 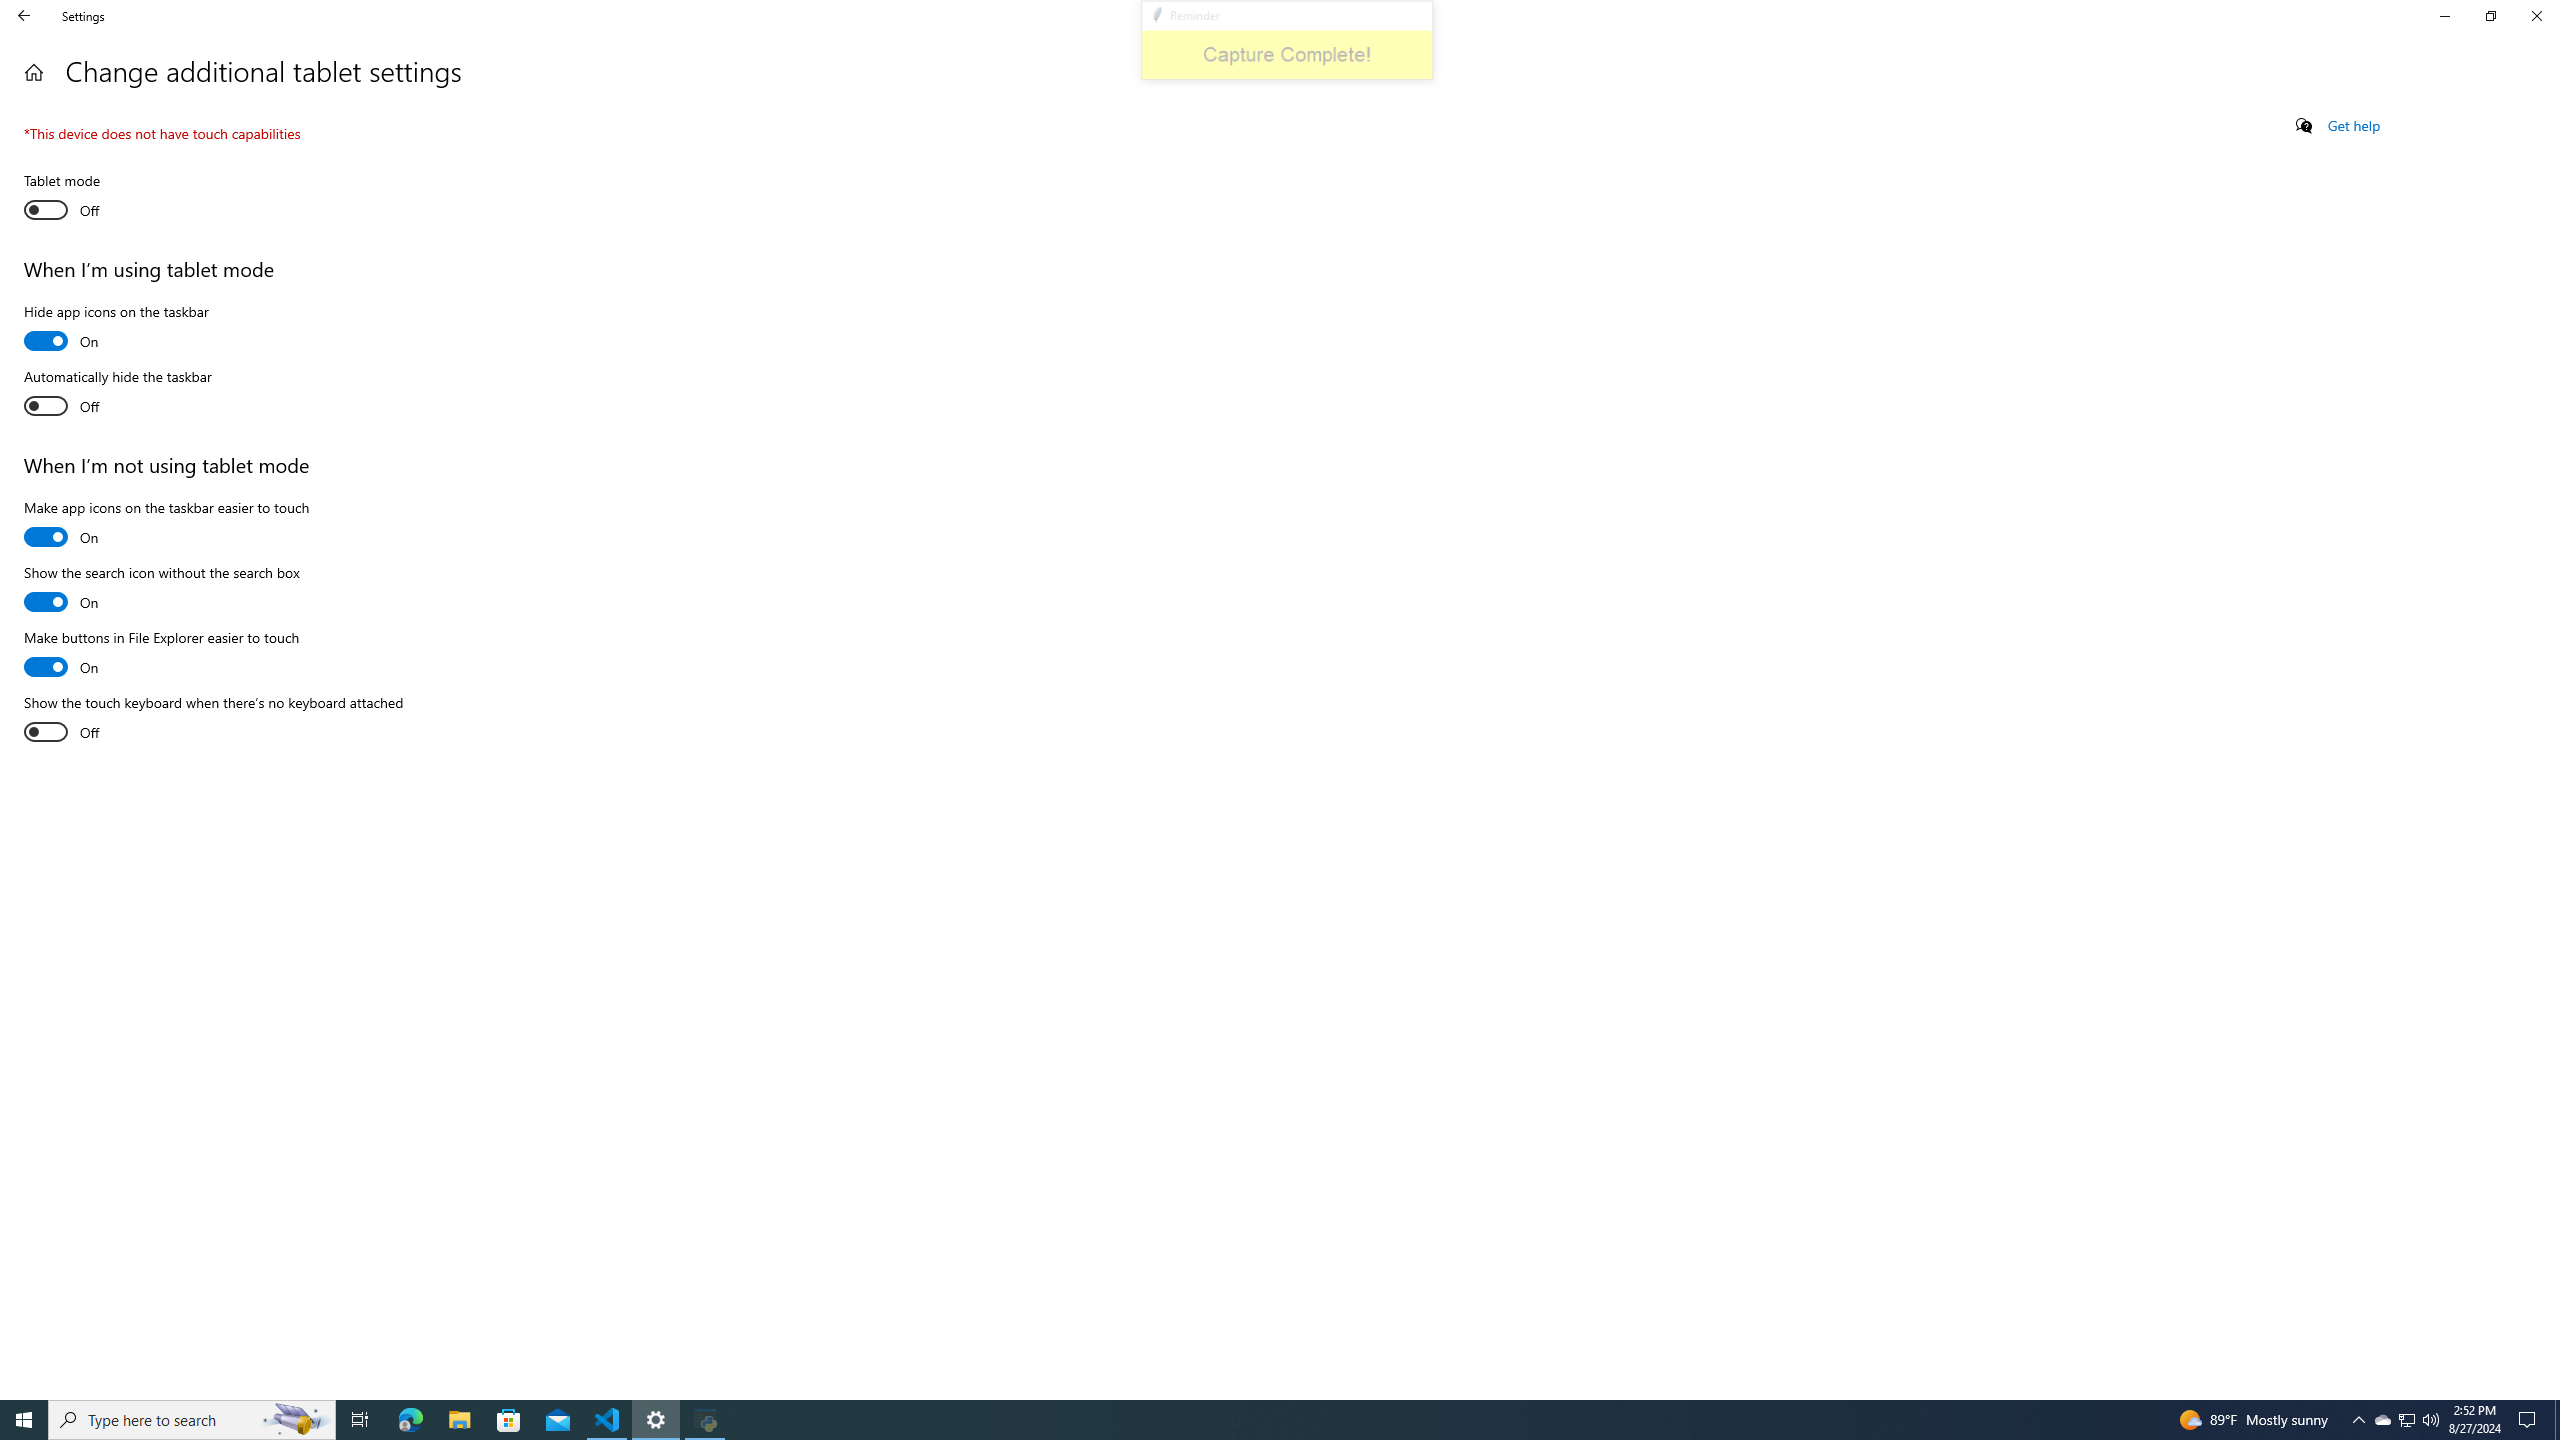 I want to click on 'Make app icons on the taskbar easier to touch', so click(x=166, y=524).